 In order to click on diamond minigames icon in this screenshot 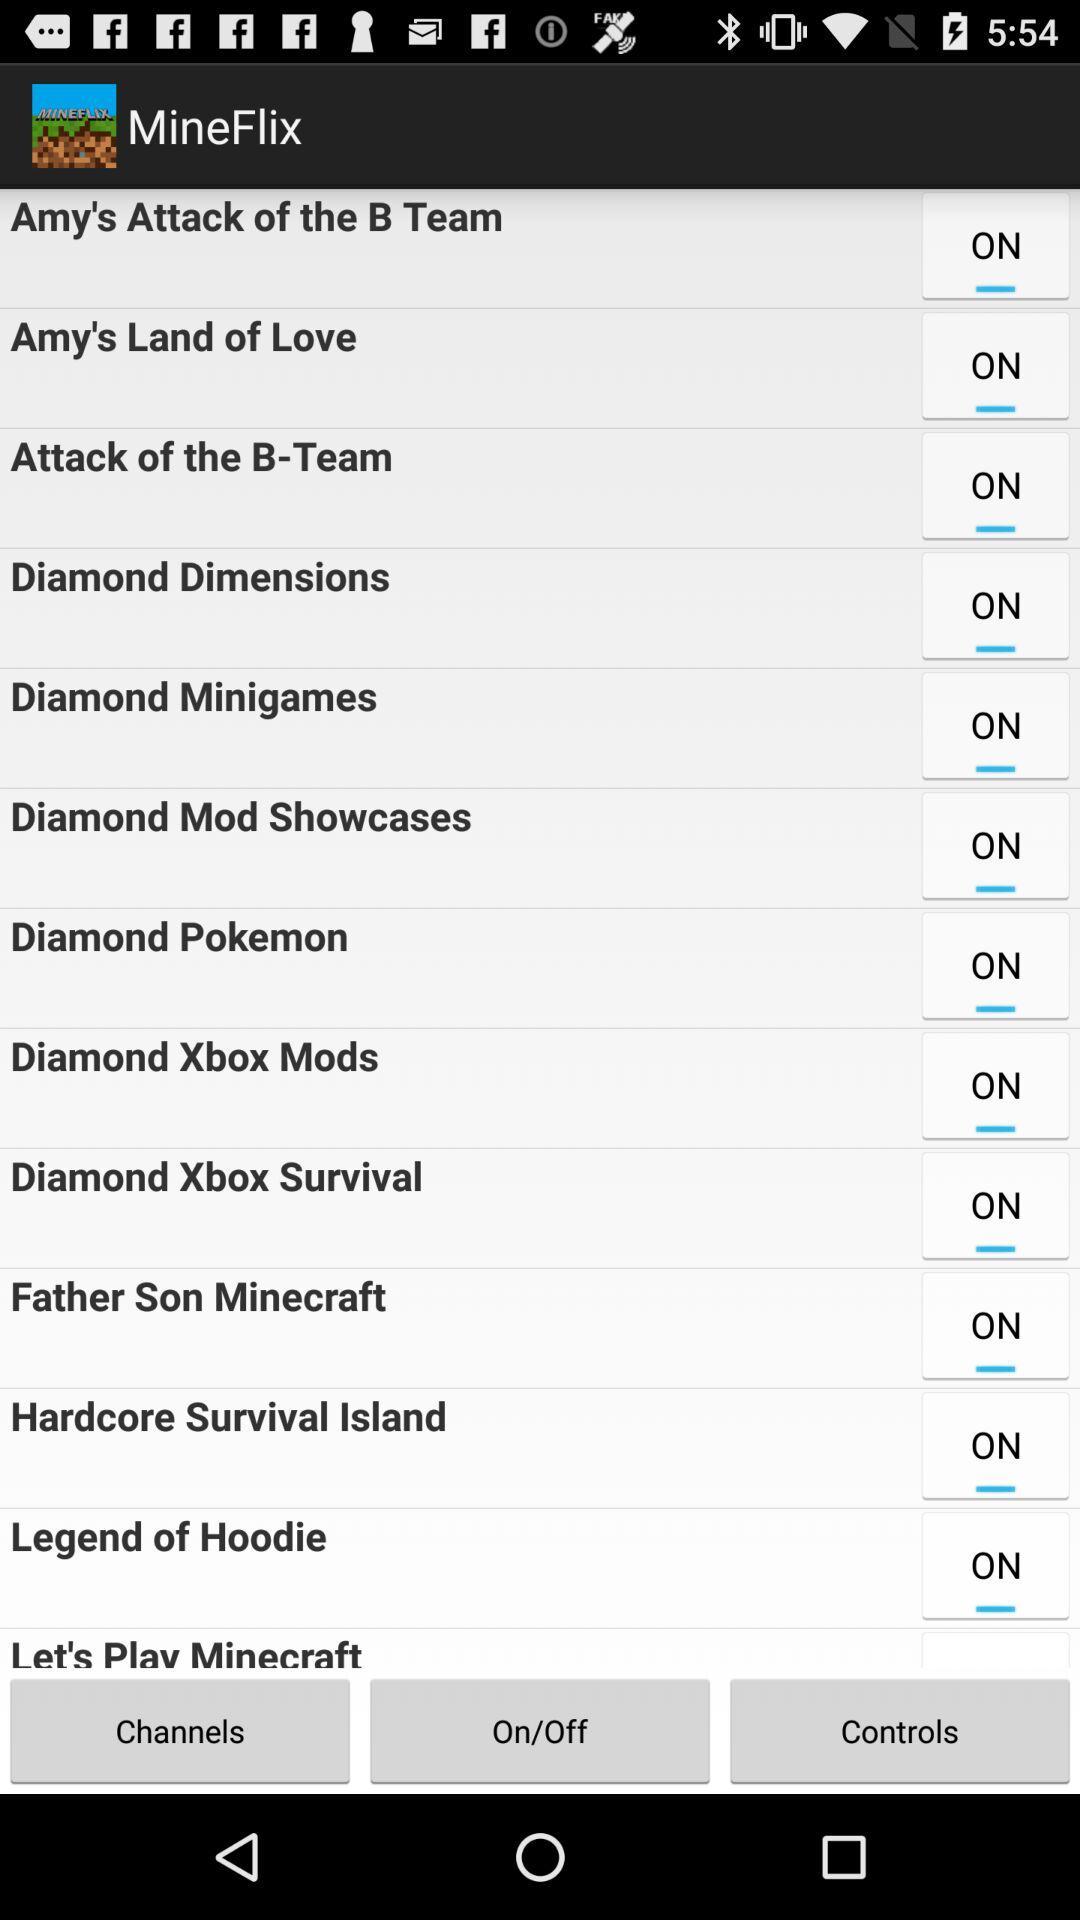, I will do `click(188, 727)`.